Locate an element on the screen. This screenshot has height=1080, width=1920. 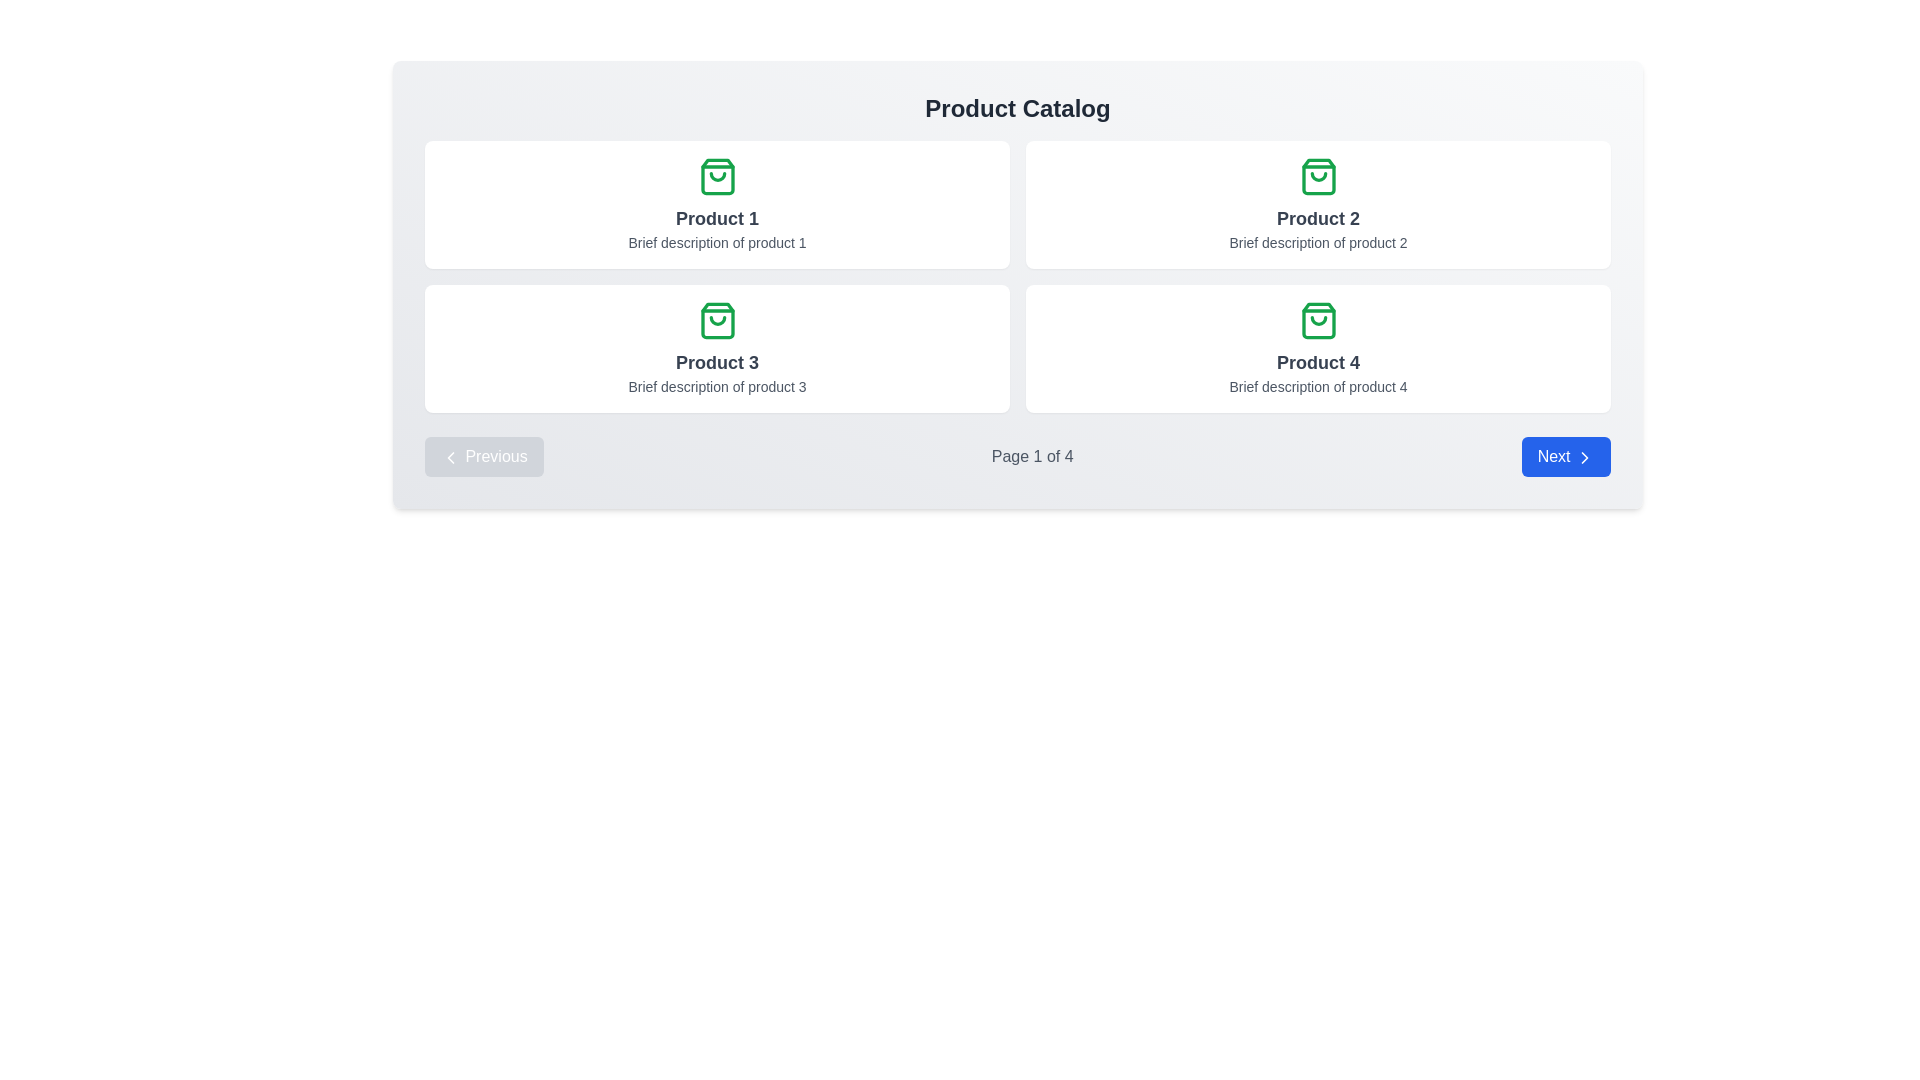
text label displaying 'Product 2' located in the top-right card of the grid layout, just below the green shopping bag icon is located at coordinates (1318, 219).